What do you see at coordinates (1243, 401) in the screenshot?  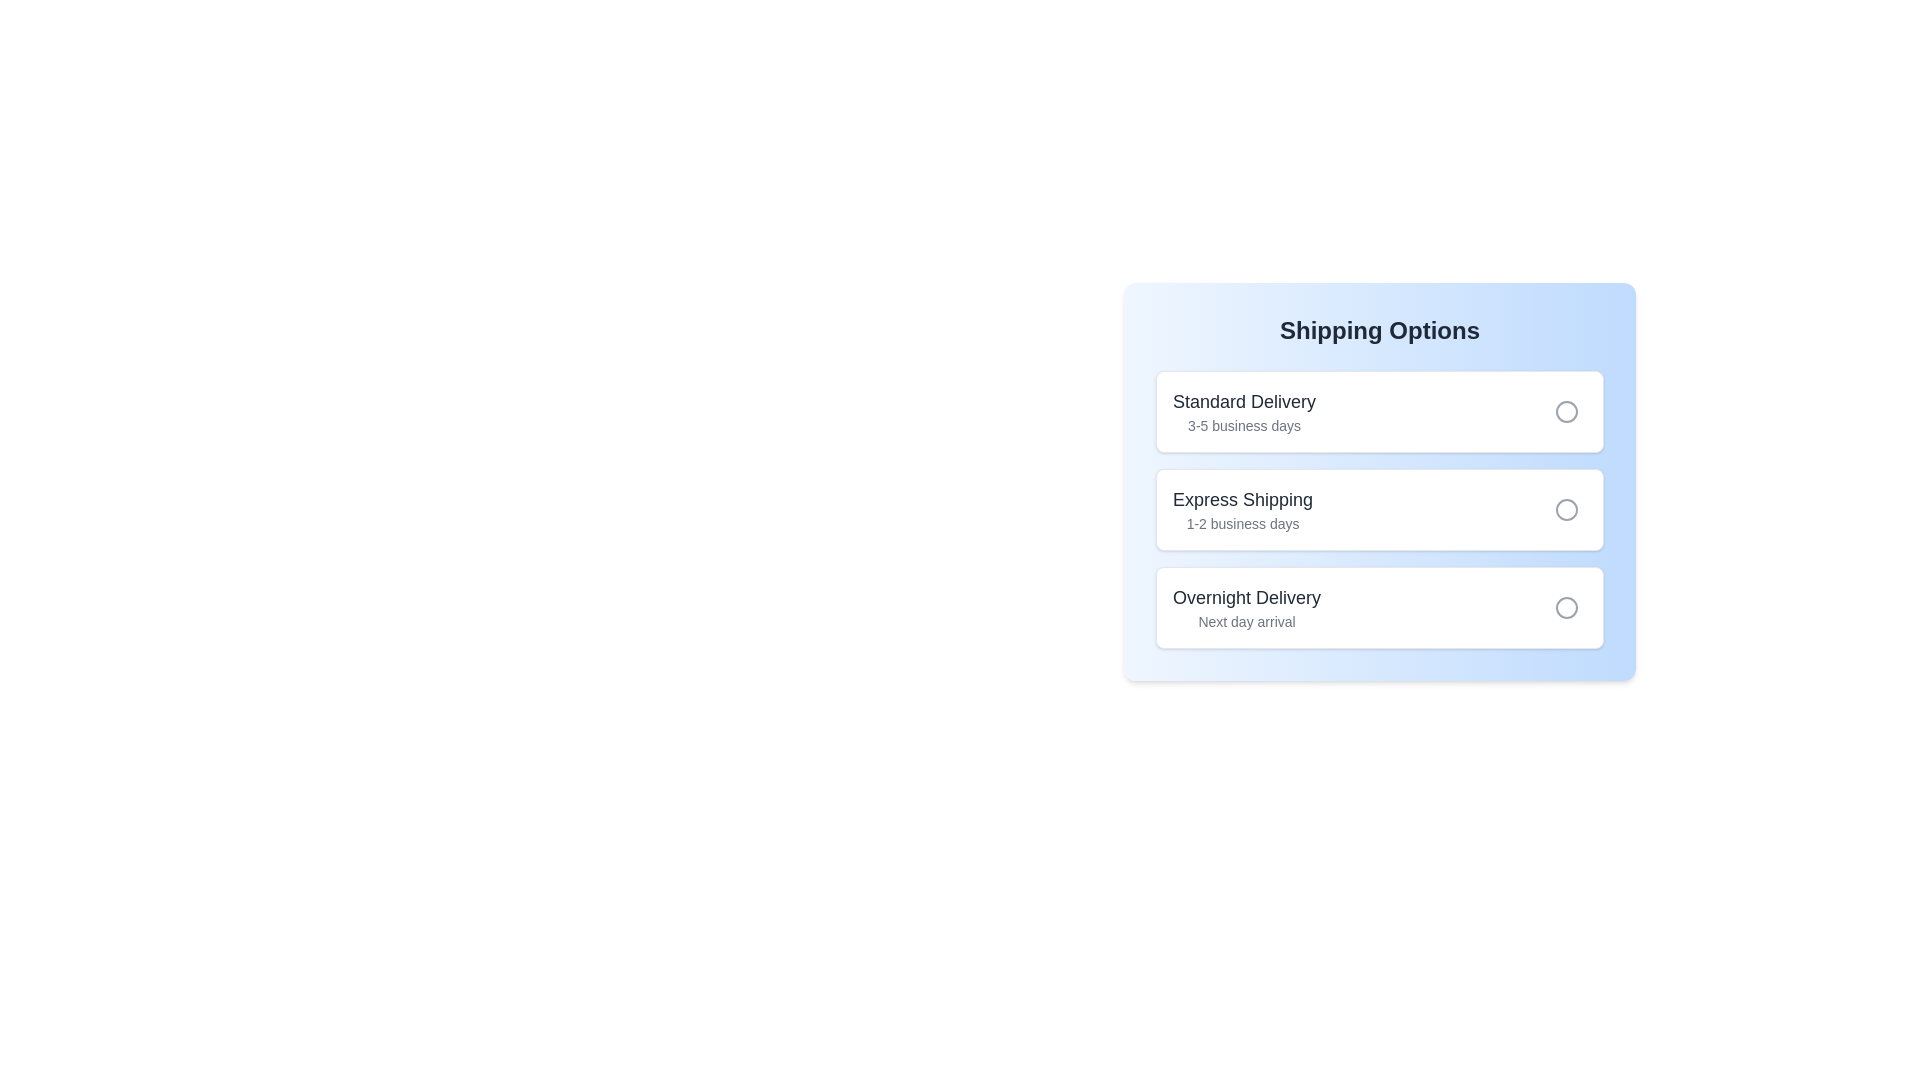 I see `the 'Standard Delivery' text label in the 'Shipping Options' section to read it` at bounding box center [1243, 401].